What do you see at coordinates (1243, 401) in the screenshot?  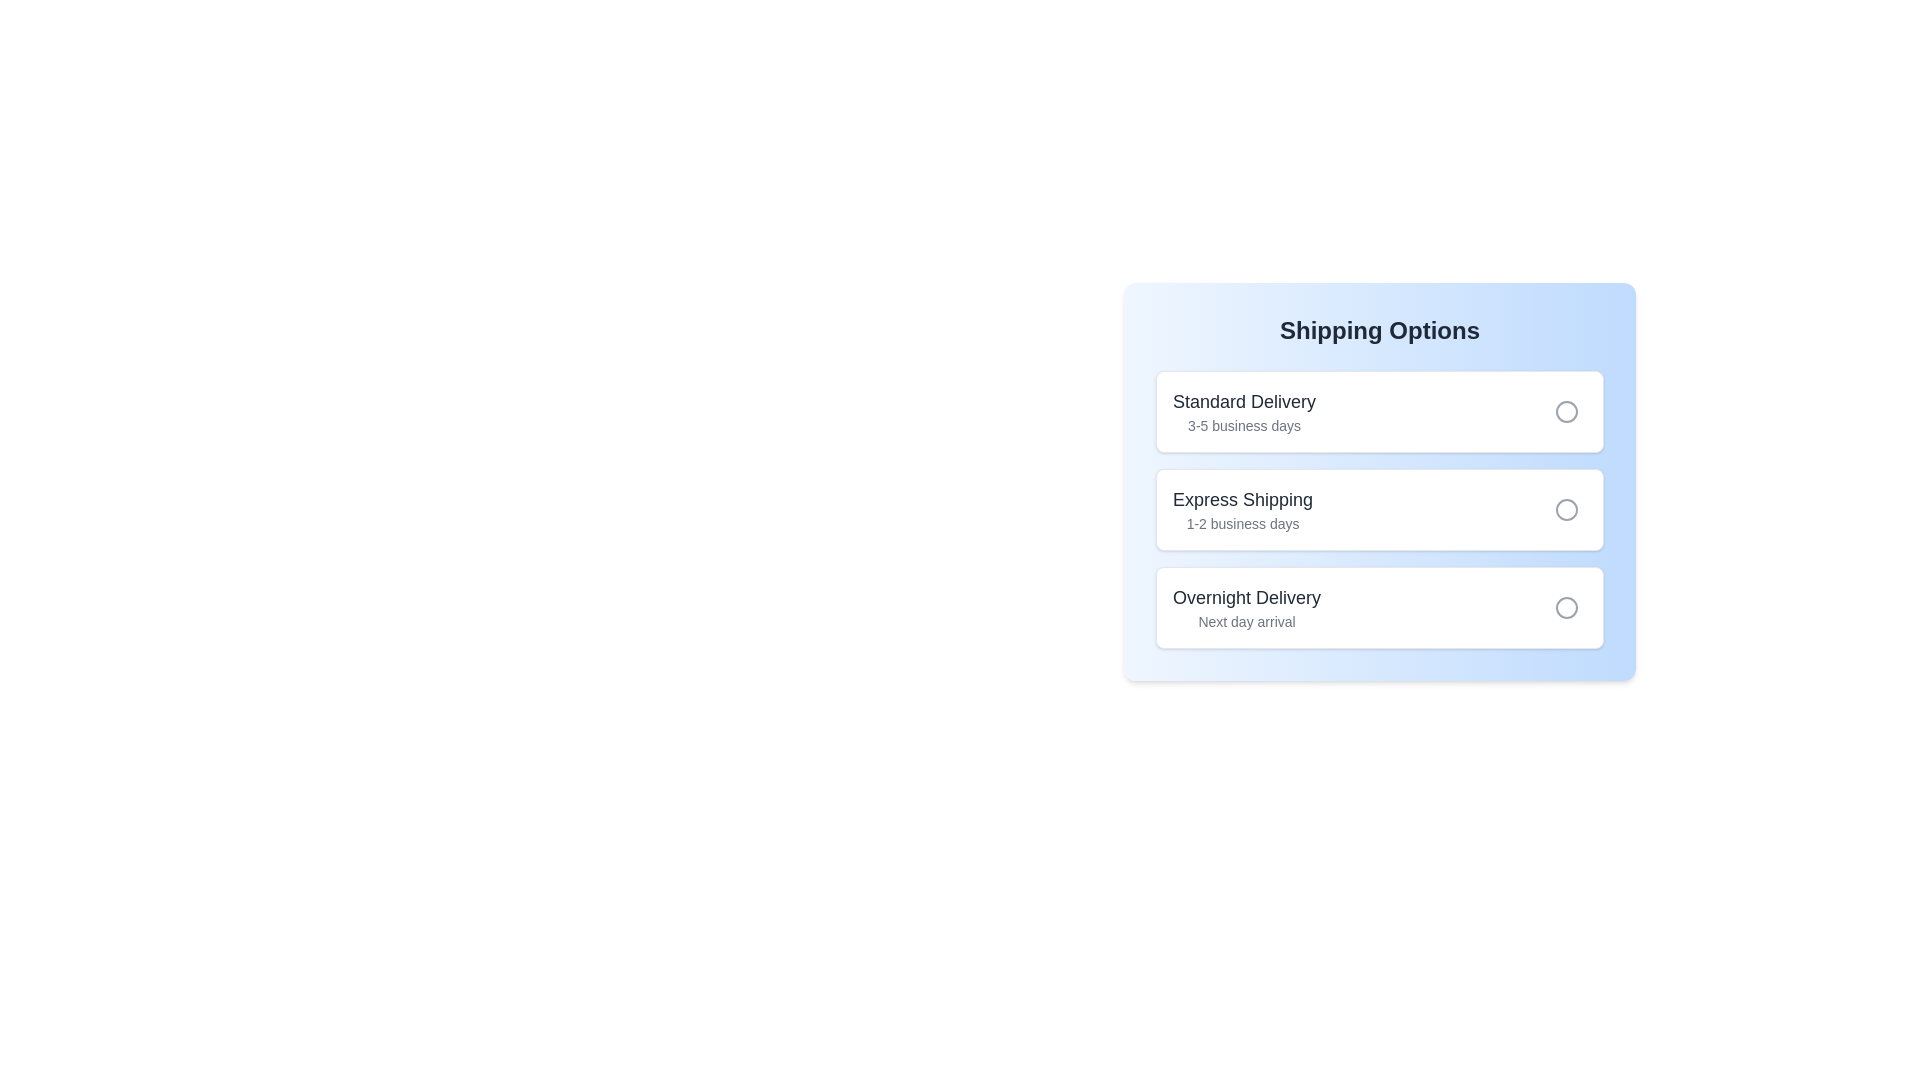 I see `the 'Standard Delivery' text label in the 'Shipping Options' section to read it` at bounding box center [1243, 401].